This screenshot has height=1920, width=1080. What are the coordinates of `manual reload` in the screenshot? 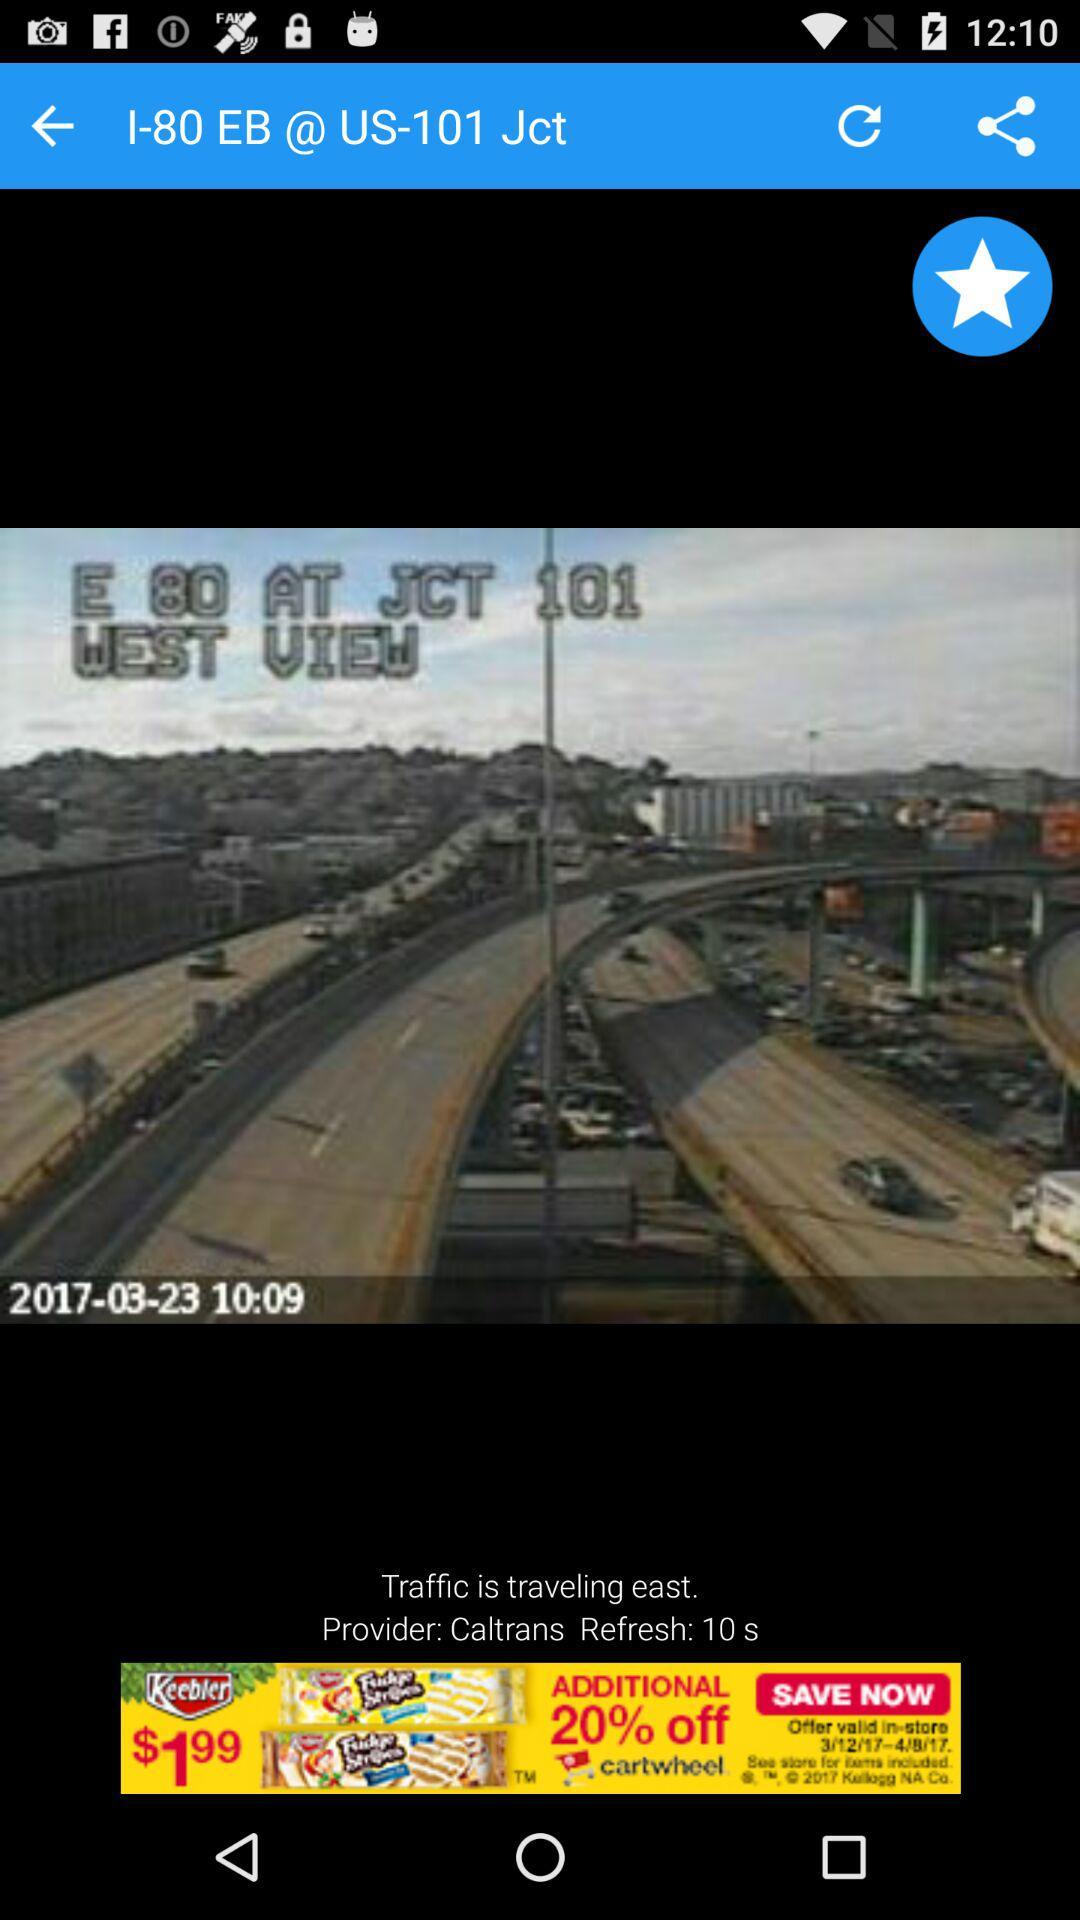 It's located at (858, 124).